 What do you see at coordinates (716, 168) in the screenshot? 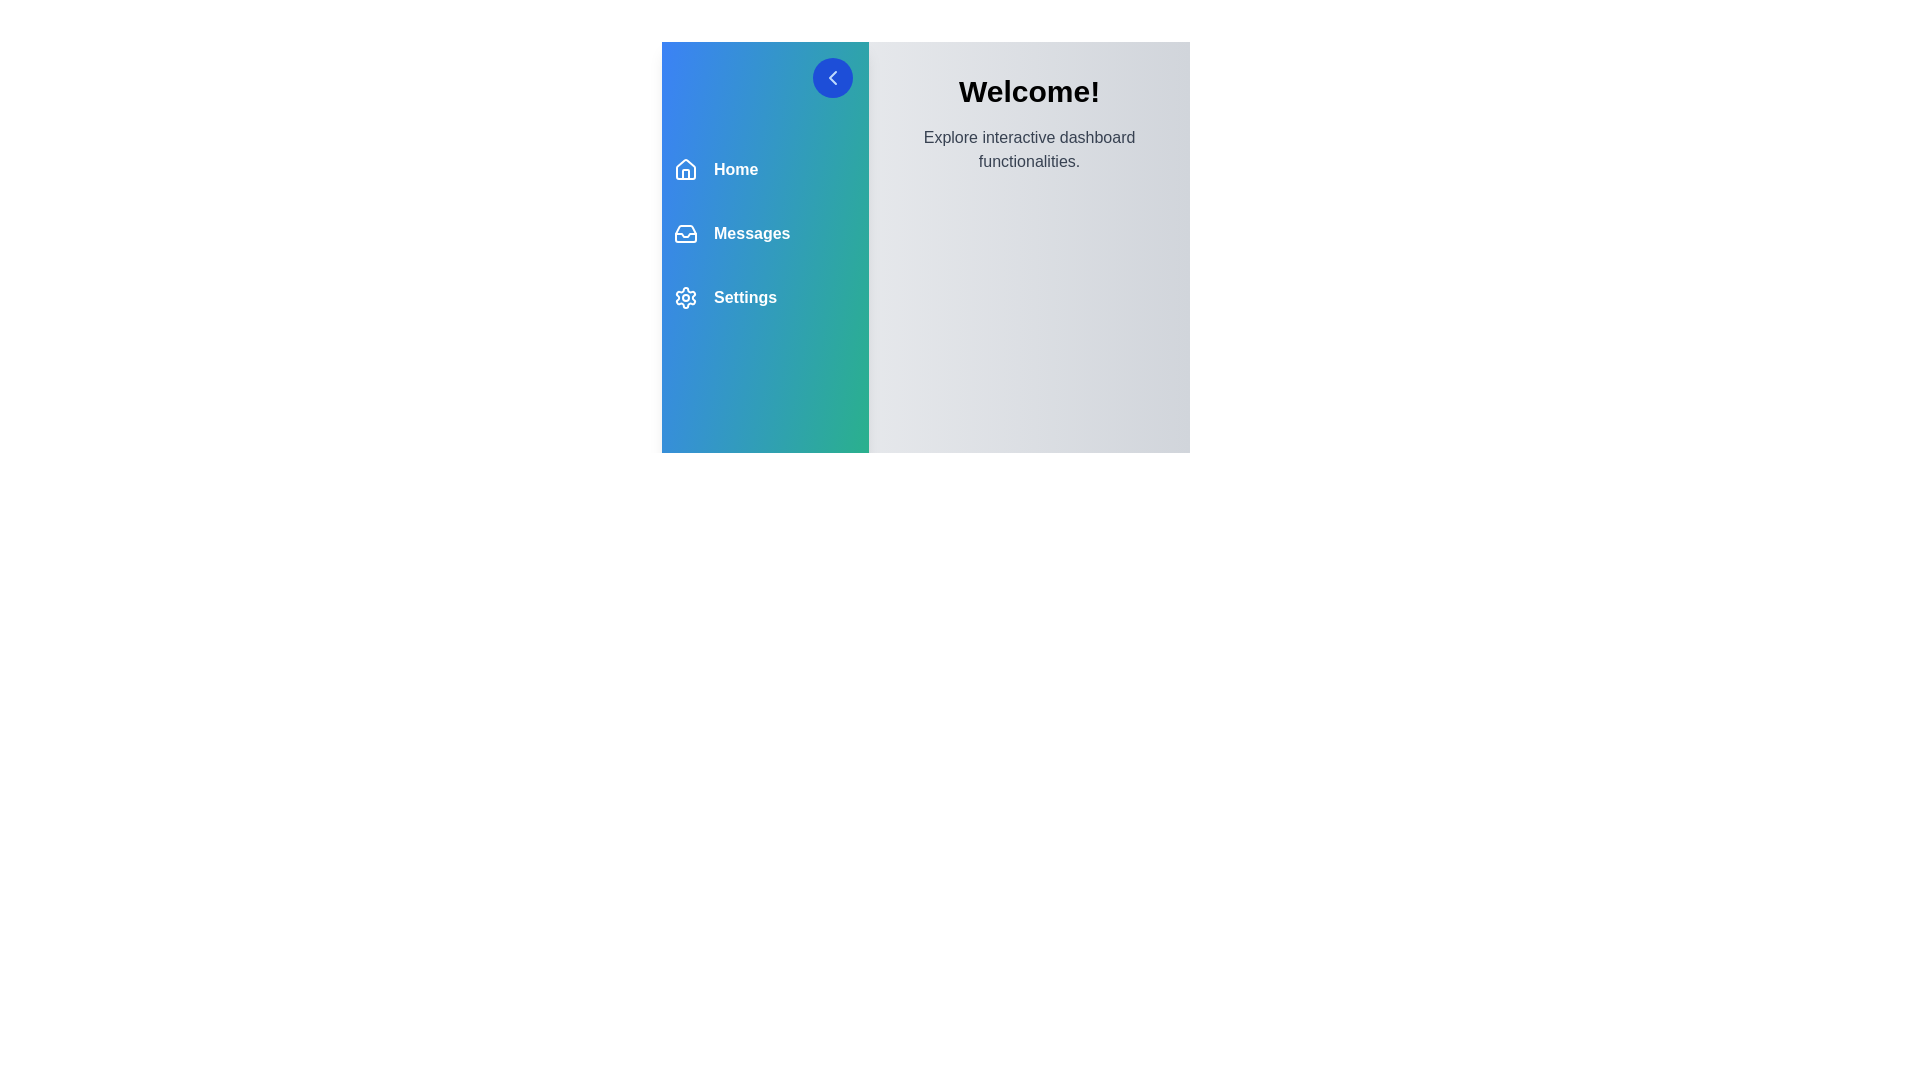
I see `the 'Home' navigation button, which features a house-shaped icon and the text 'Home'` at bounding box center [716, 168].